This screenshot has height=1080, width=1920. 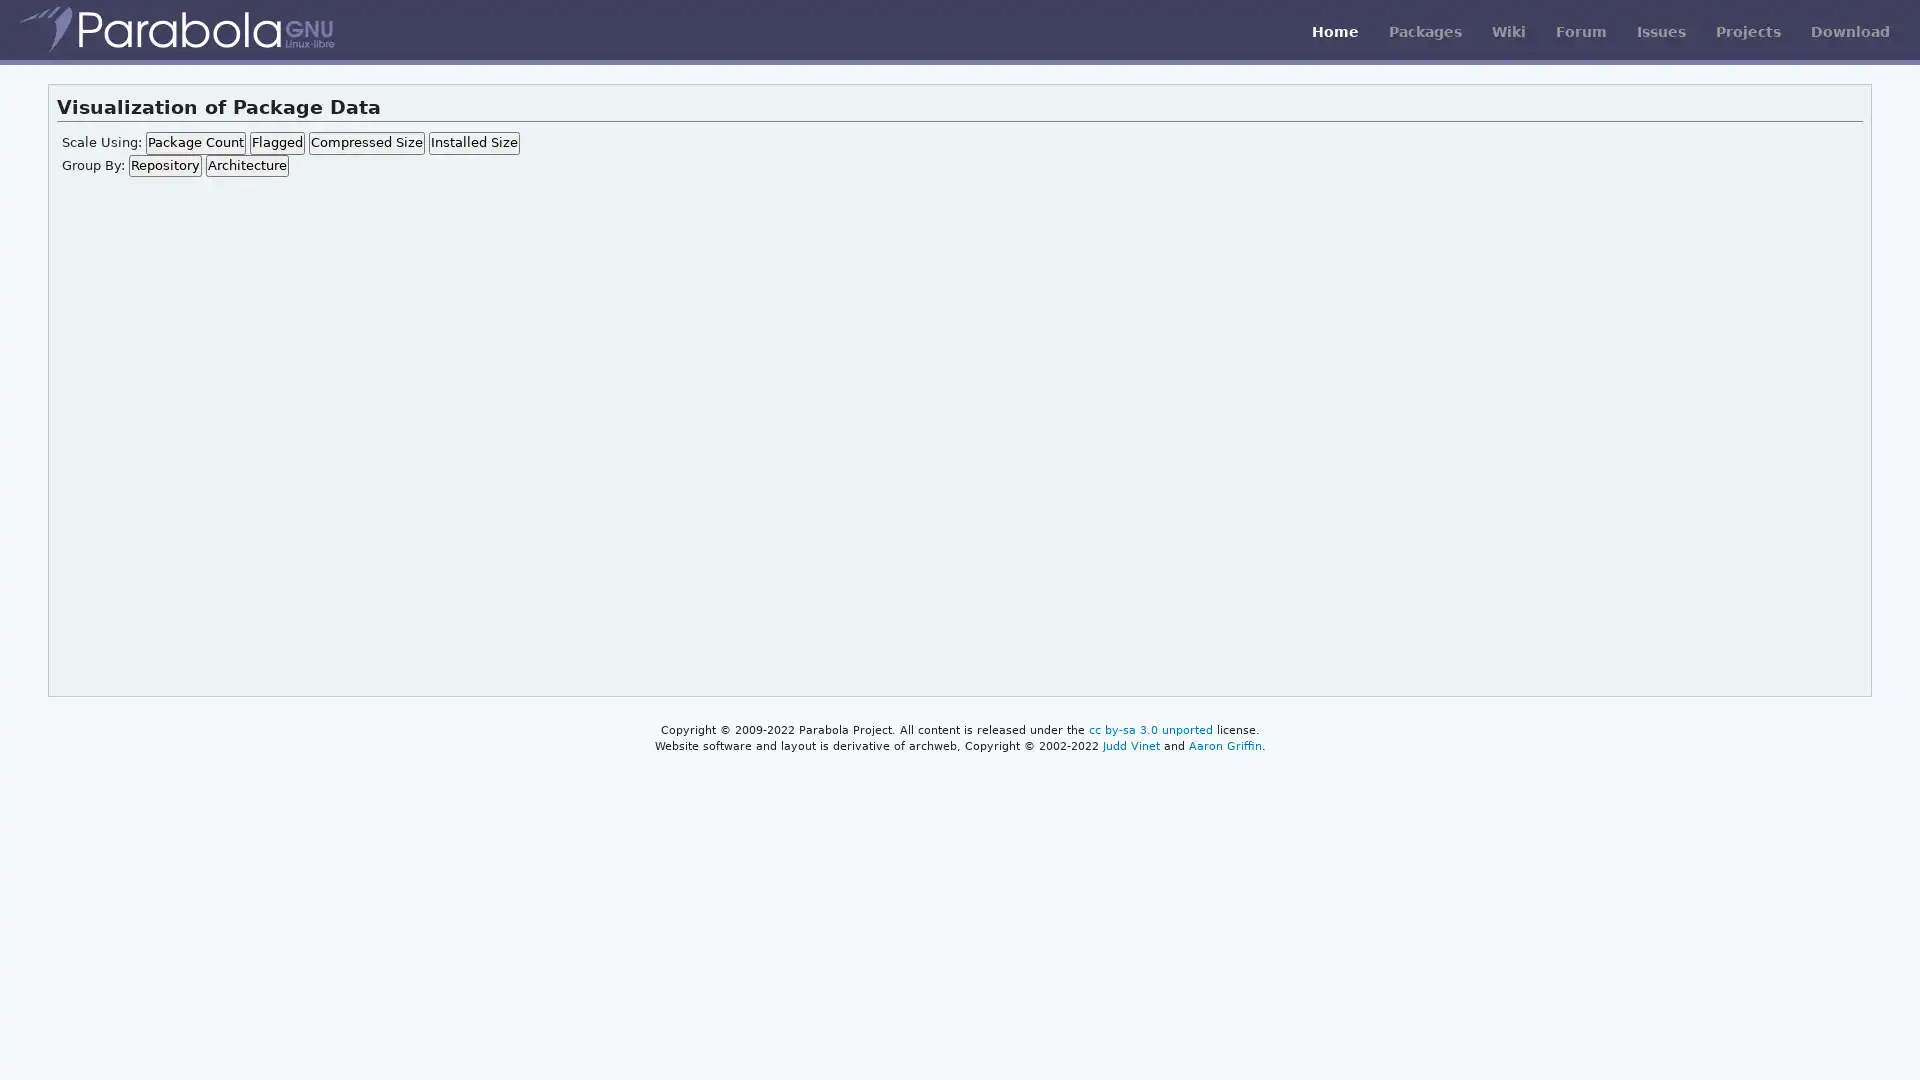 What do you see at coordinates (275, 141) in the screenshot?
I see `Flagged` at bounding box center [275, 141].